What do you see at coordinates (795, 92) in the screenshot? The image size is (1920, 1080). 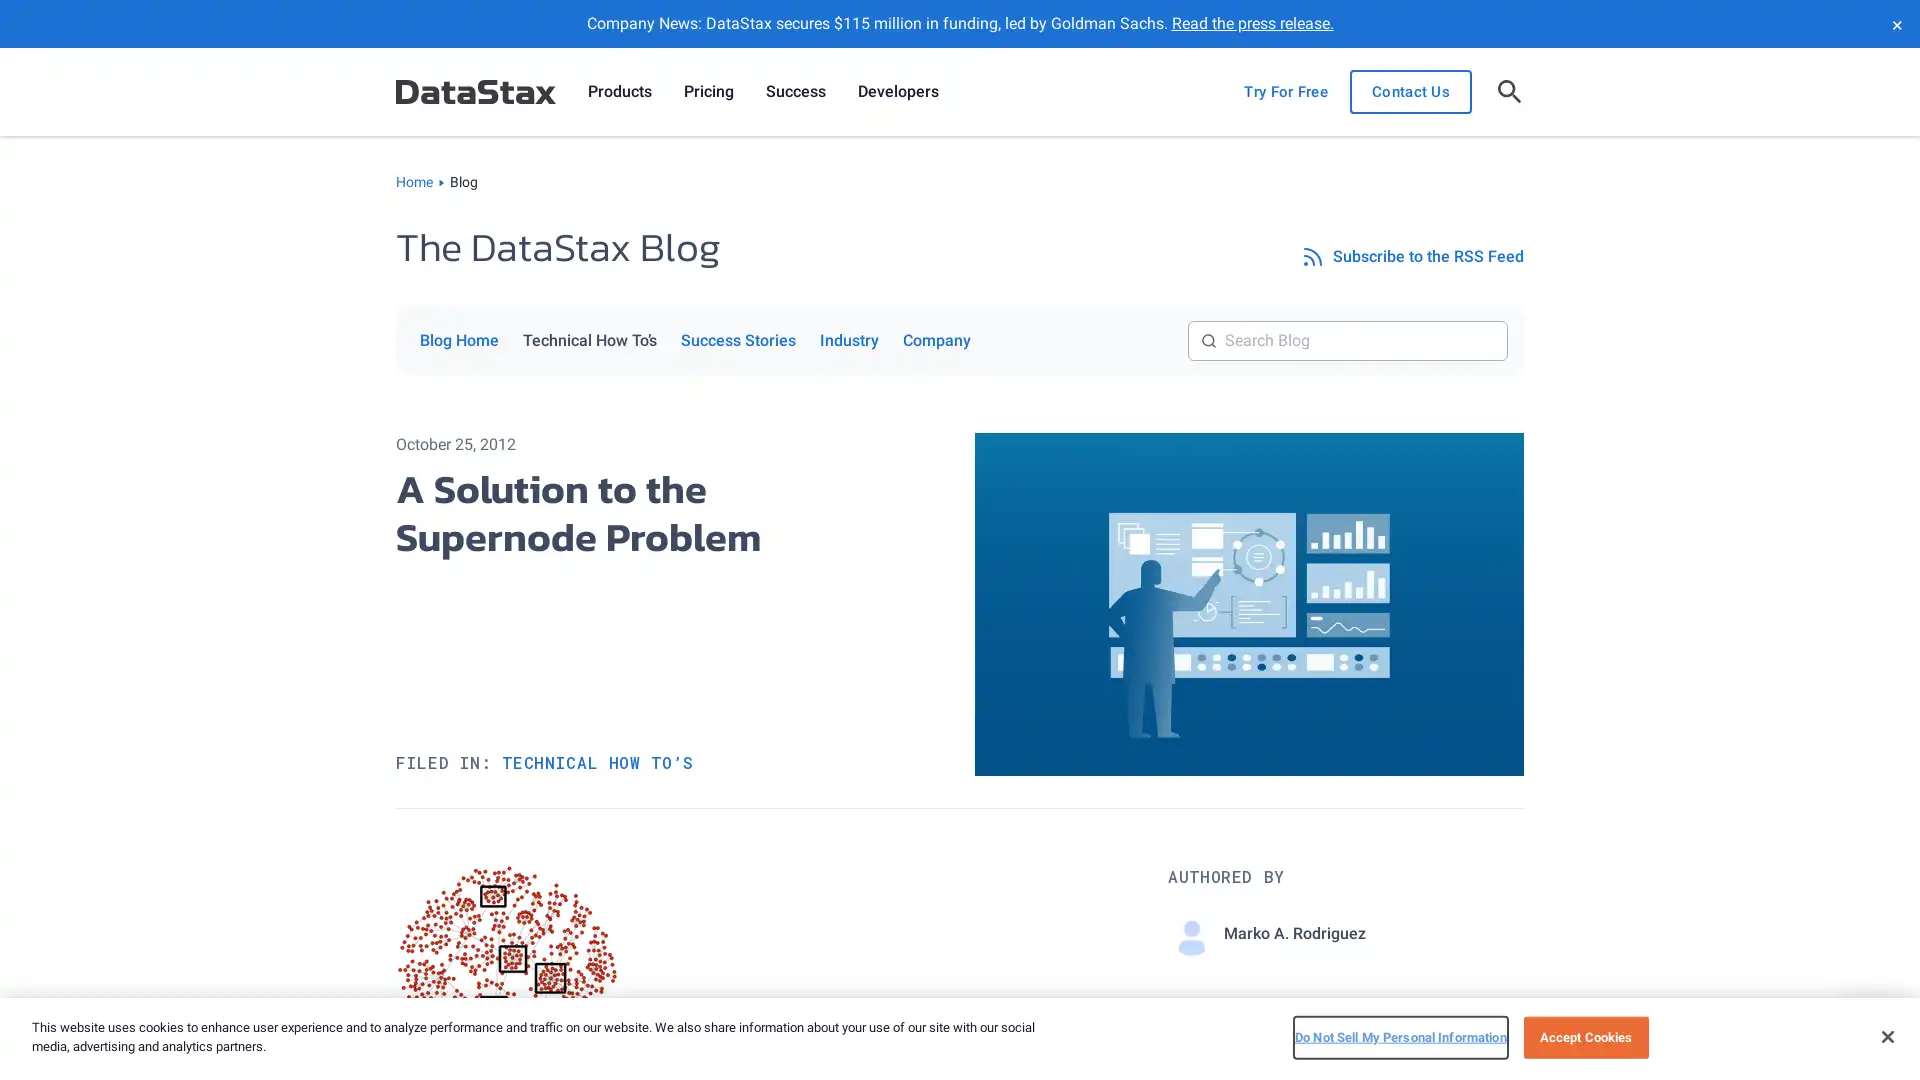 I see `Success` at bounding box center [795, 92].